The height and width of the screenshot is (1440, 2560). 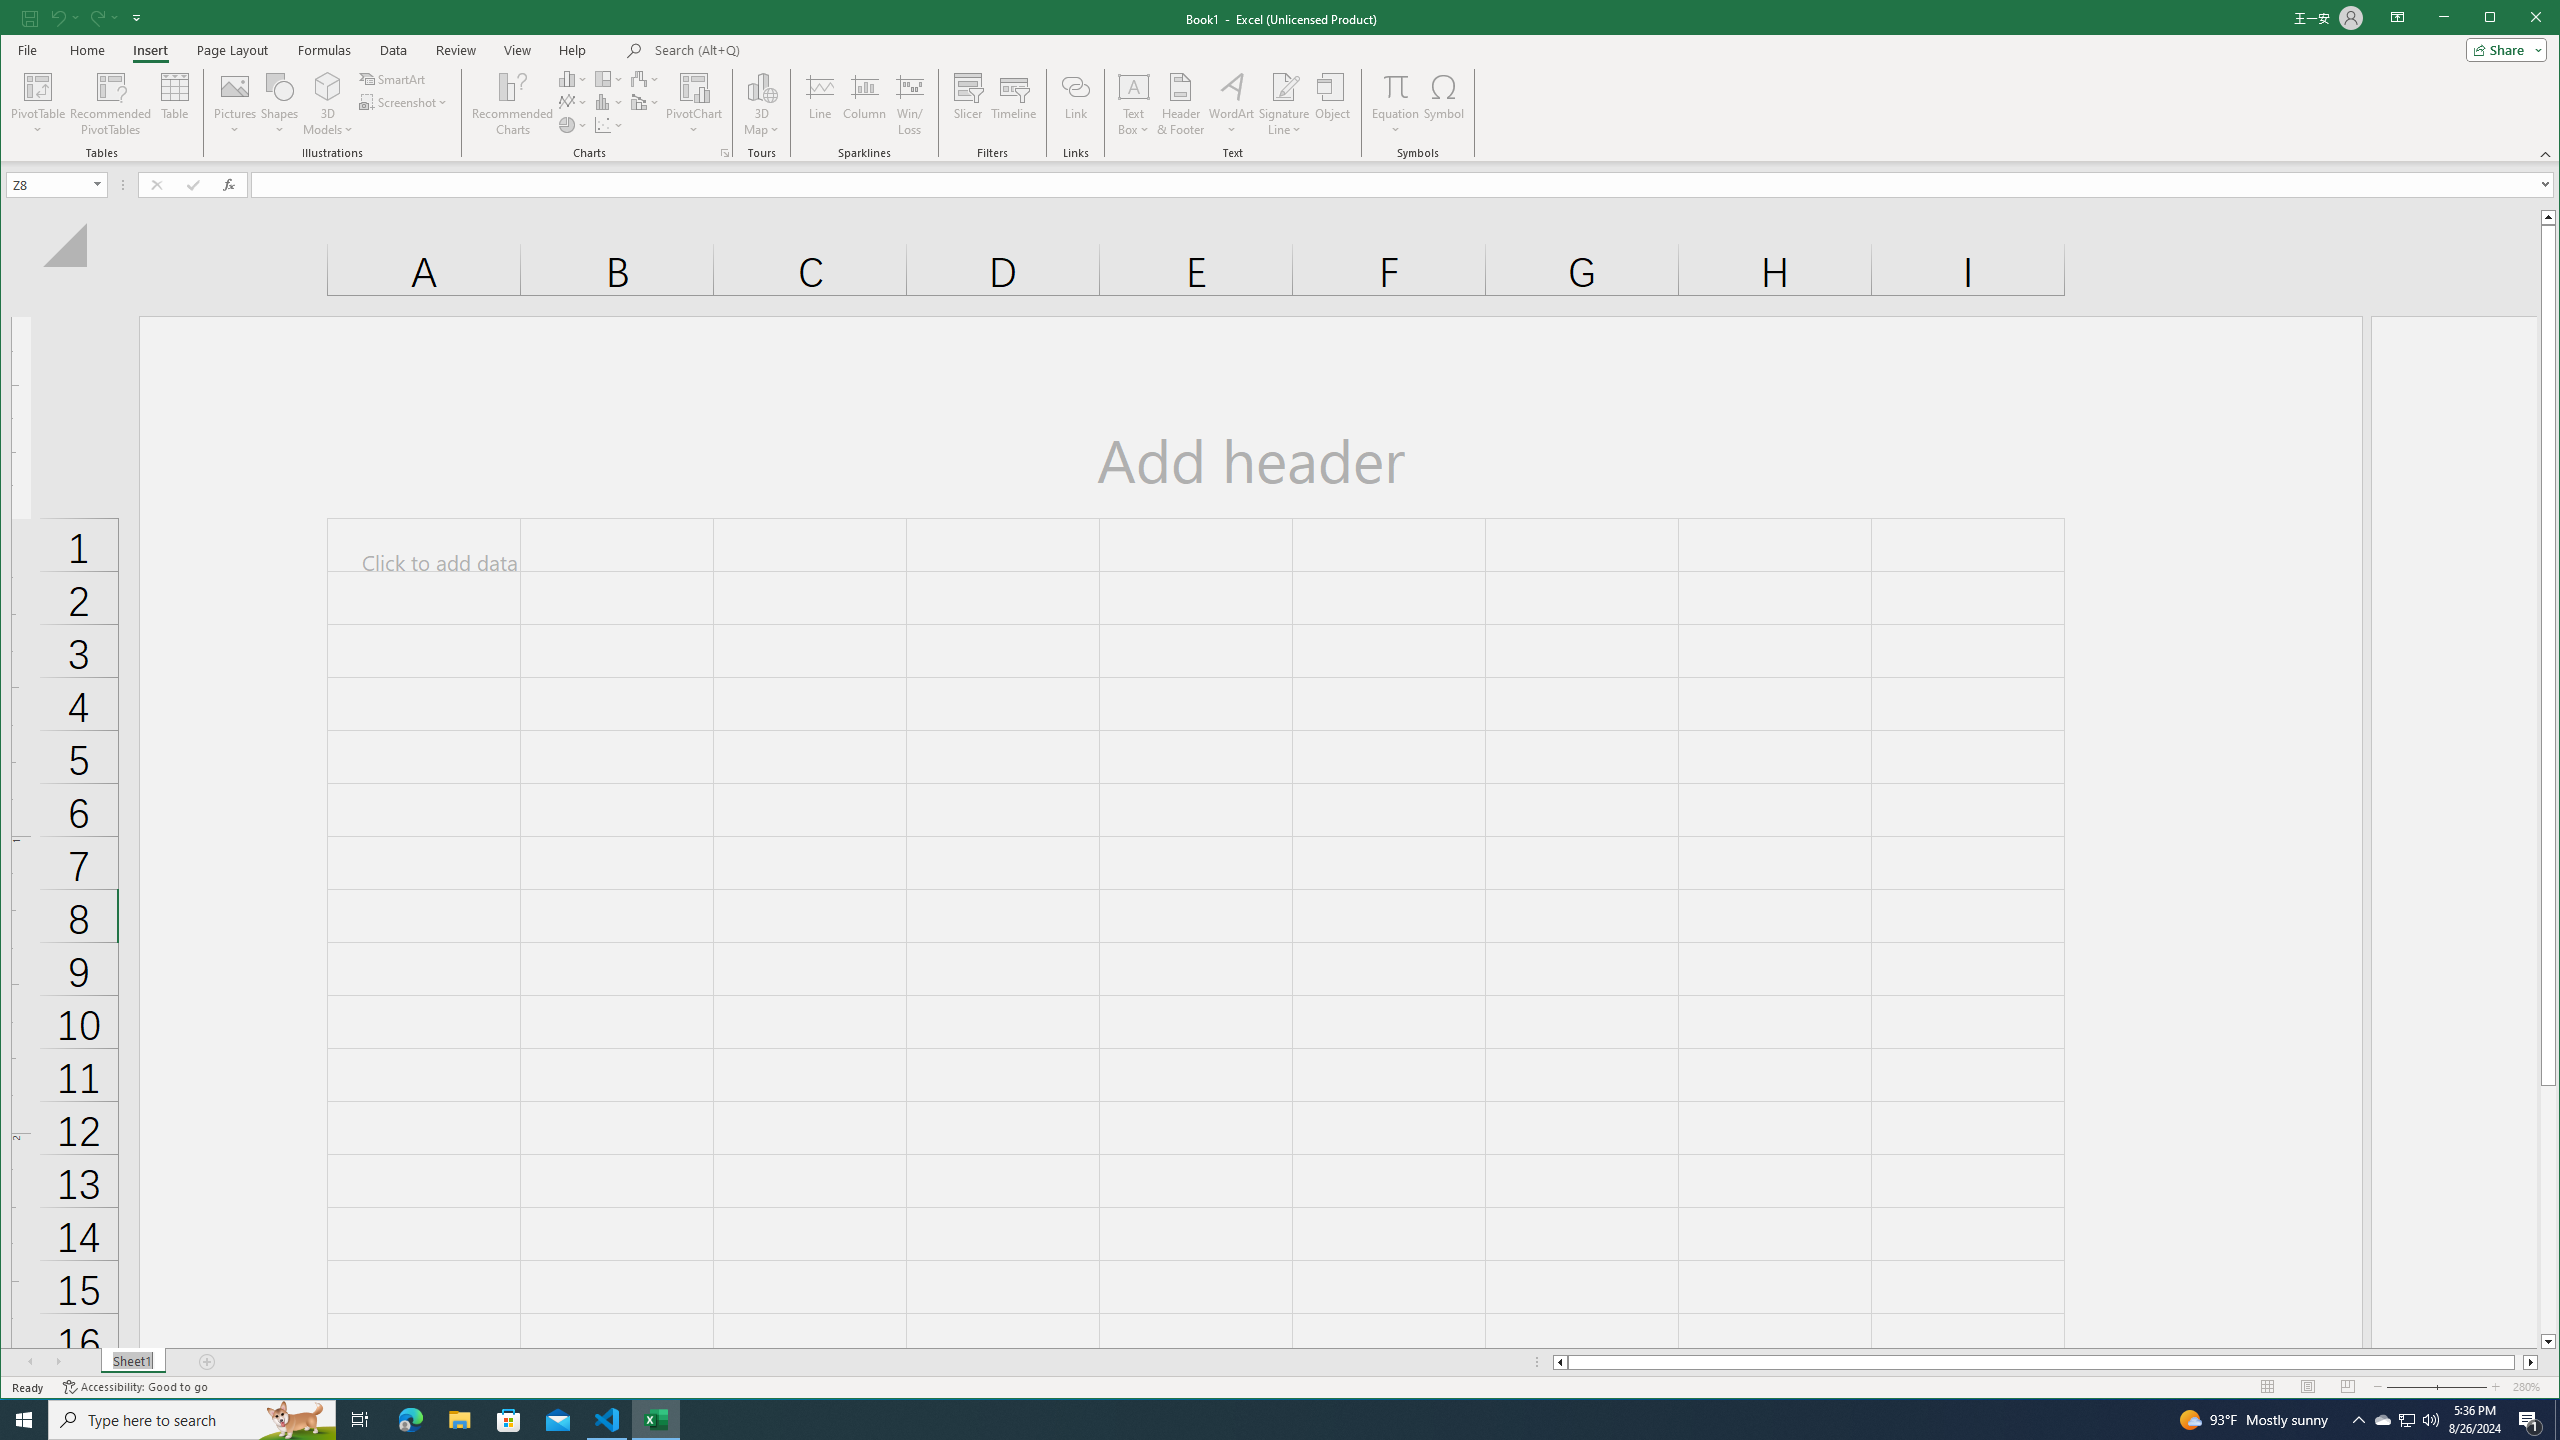 I want to click on 'Task View', so click(x=358, y=1418).